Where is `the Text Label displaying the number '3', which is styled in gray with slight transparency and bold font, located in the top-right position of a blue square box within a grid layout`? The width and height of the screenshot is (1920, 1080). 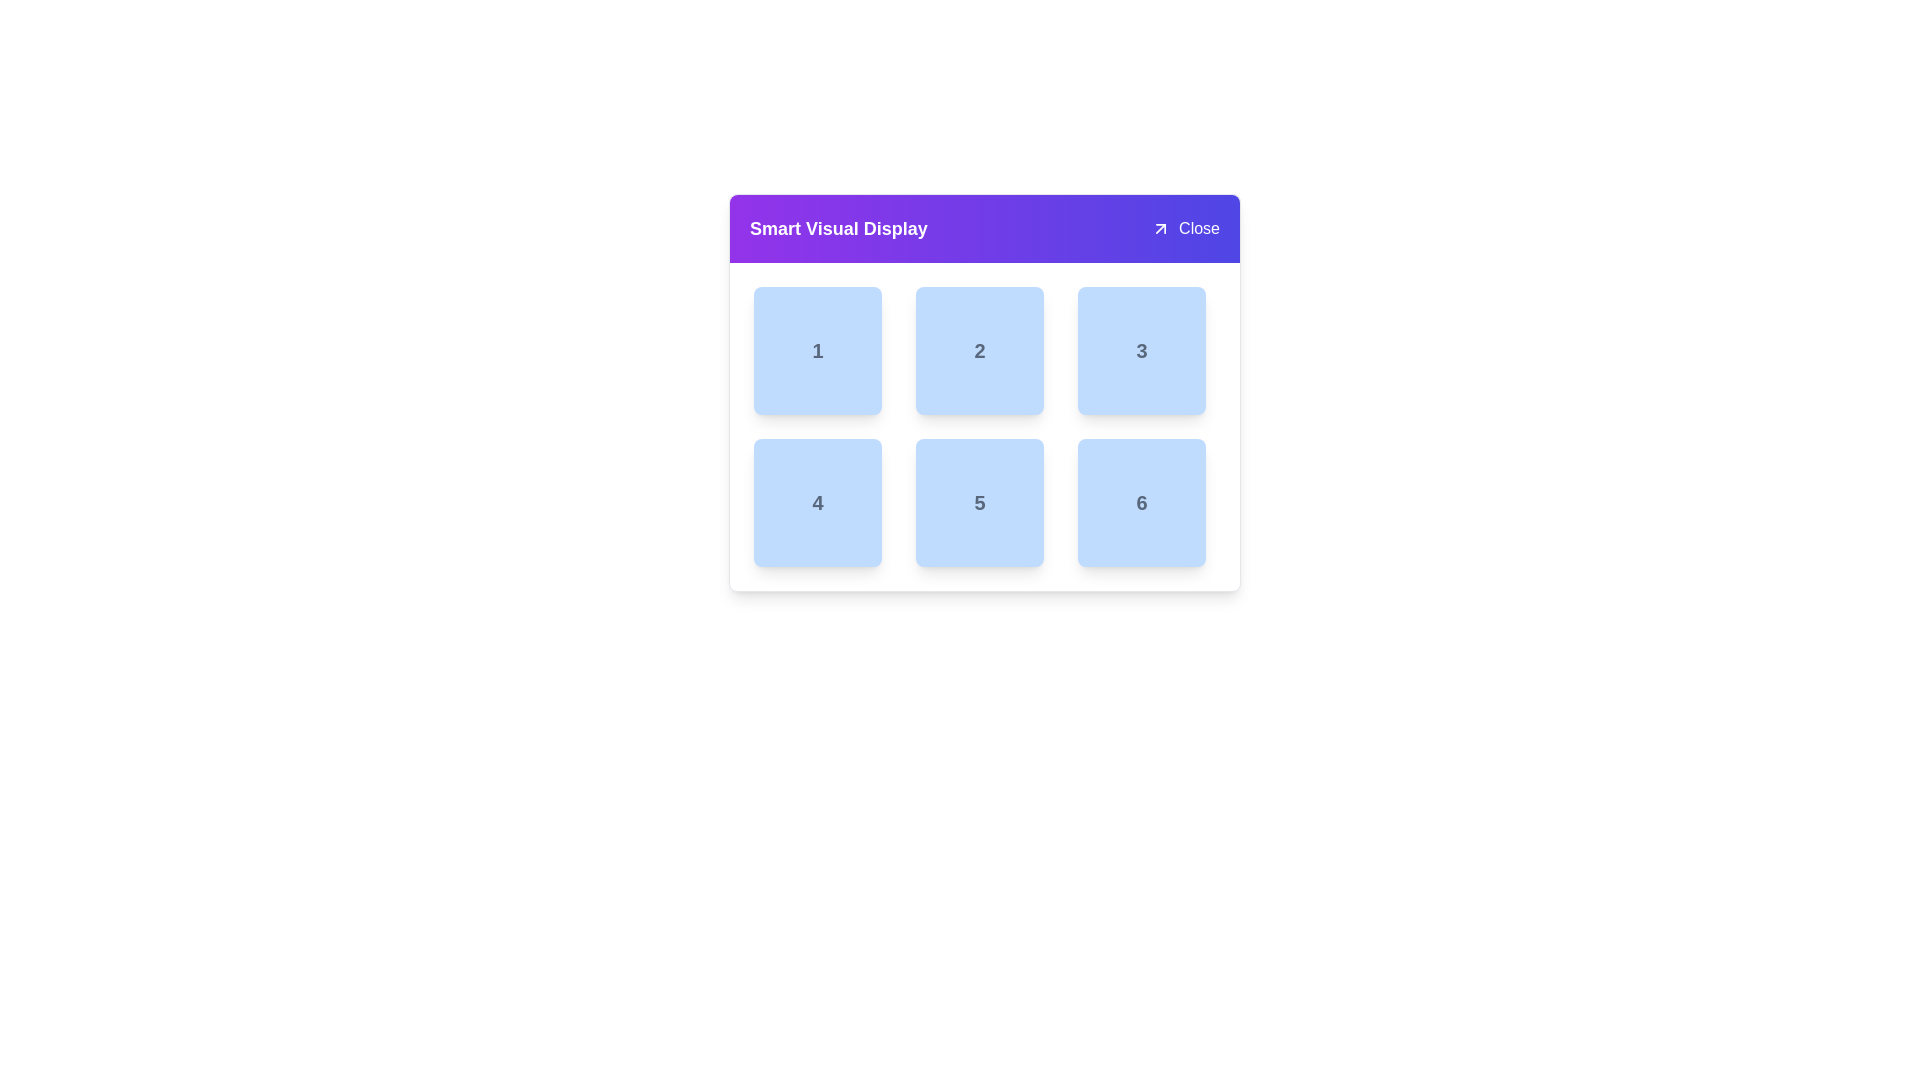 the Text Label displaying the number '3', which is styled in gray with slight transparency and bold font, located in the top-right position of a blue square box within a grid layout is located at coordinates (1142, 350).